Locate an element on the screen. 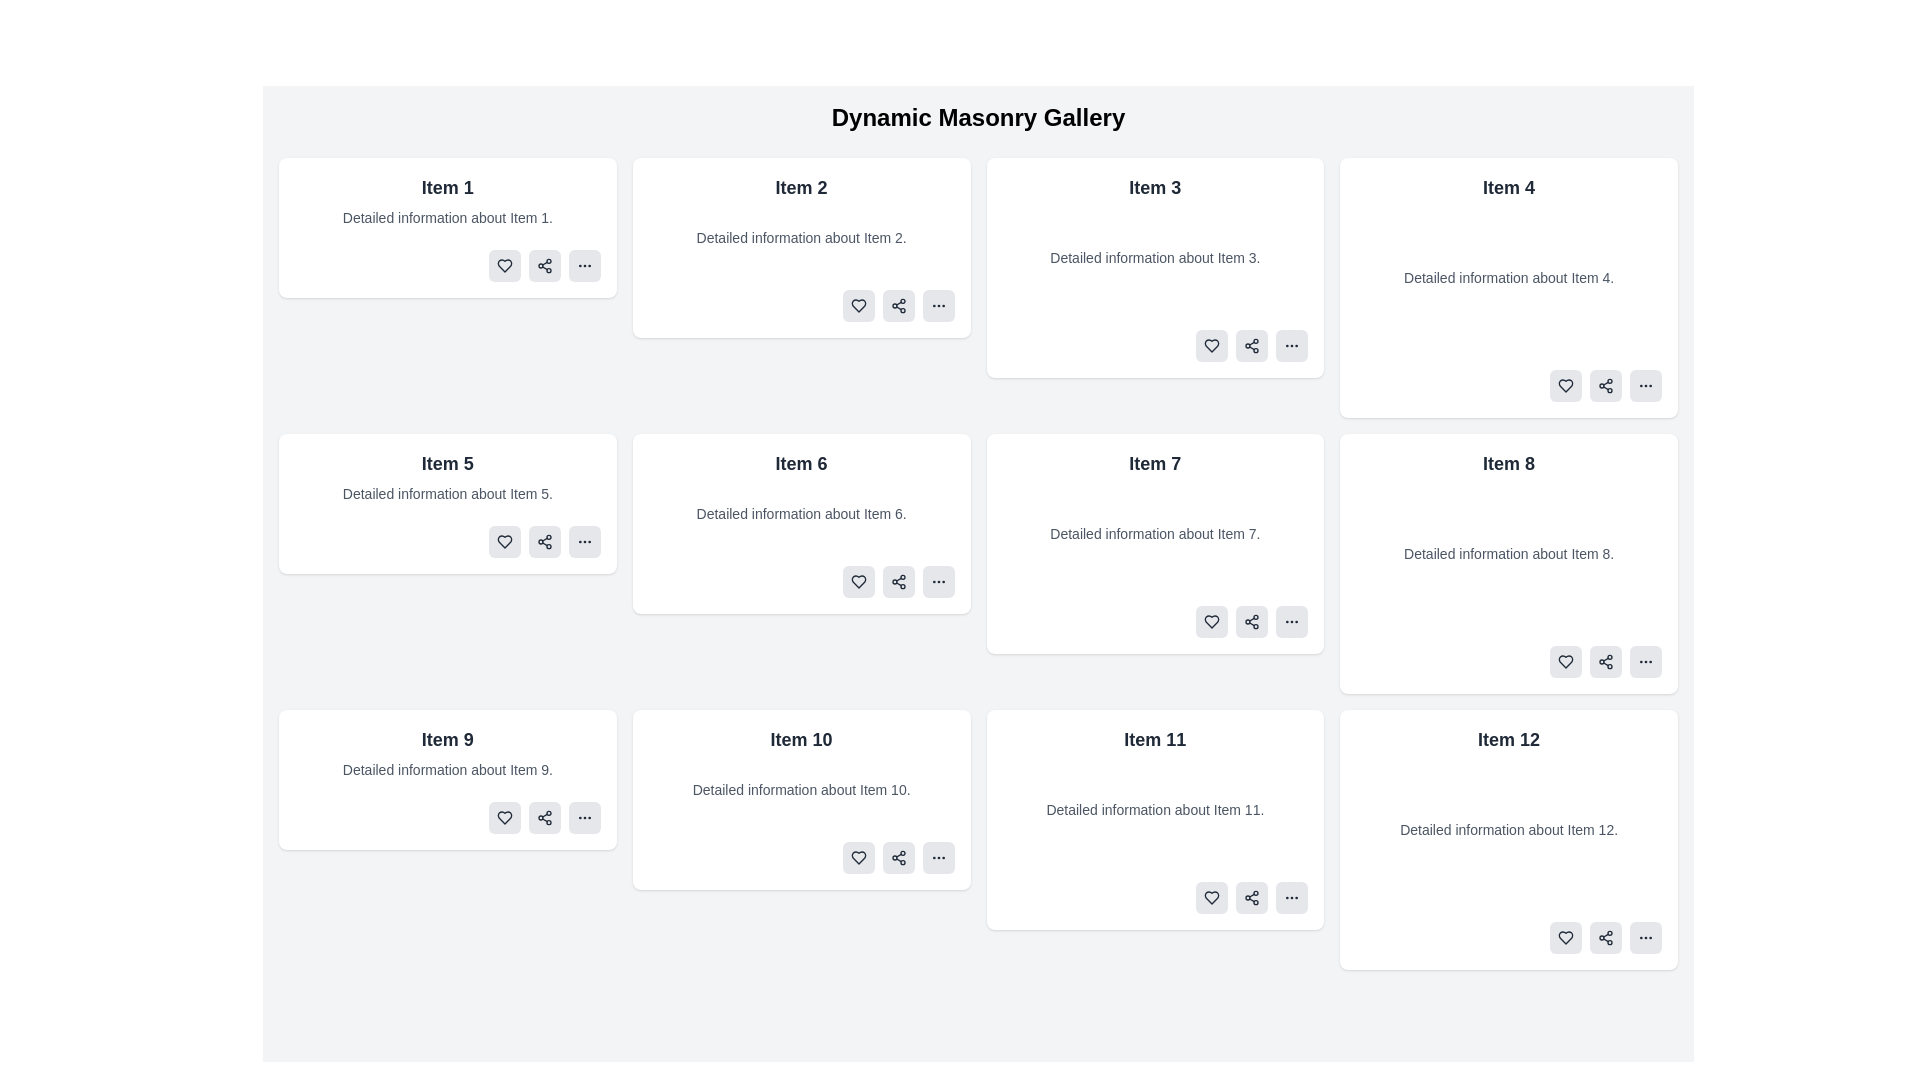 This screenshot has height=1080, width=1920. the share button located within the 'Item 5' card, which has a light gray background and an icon resembling a share symbol is located at coordinates (544, 542).